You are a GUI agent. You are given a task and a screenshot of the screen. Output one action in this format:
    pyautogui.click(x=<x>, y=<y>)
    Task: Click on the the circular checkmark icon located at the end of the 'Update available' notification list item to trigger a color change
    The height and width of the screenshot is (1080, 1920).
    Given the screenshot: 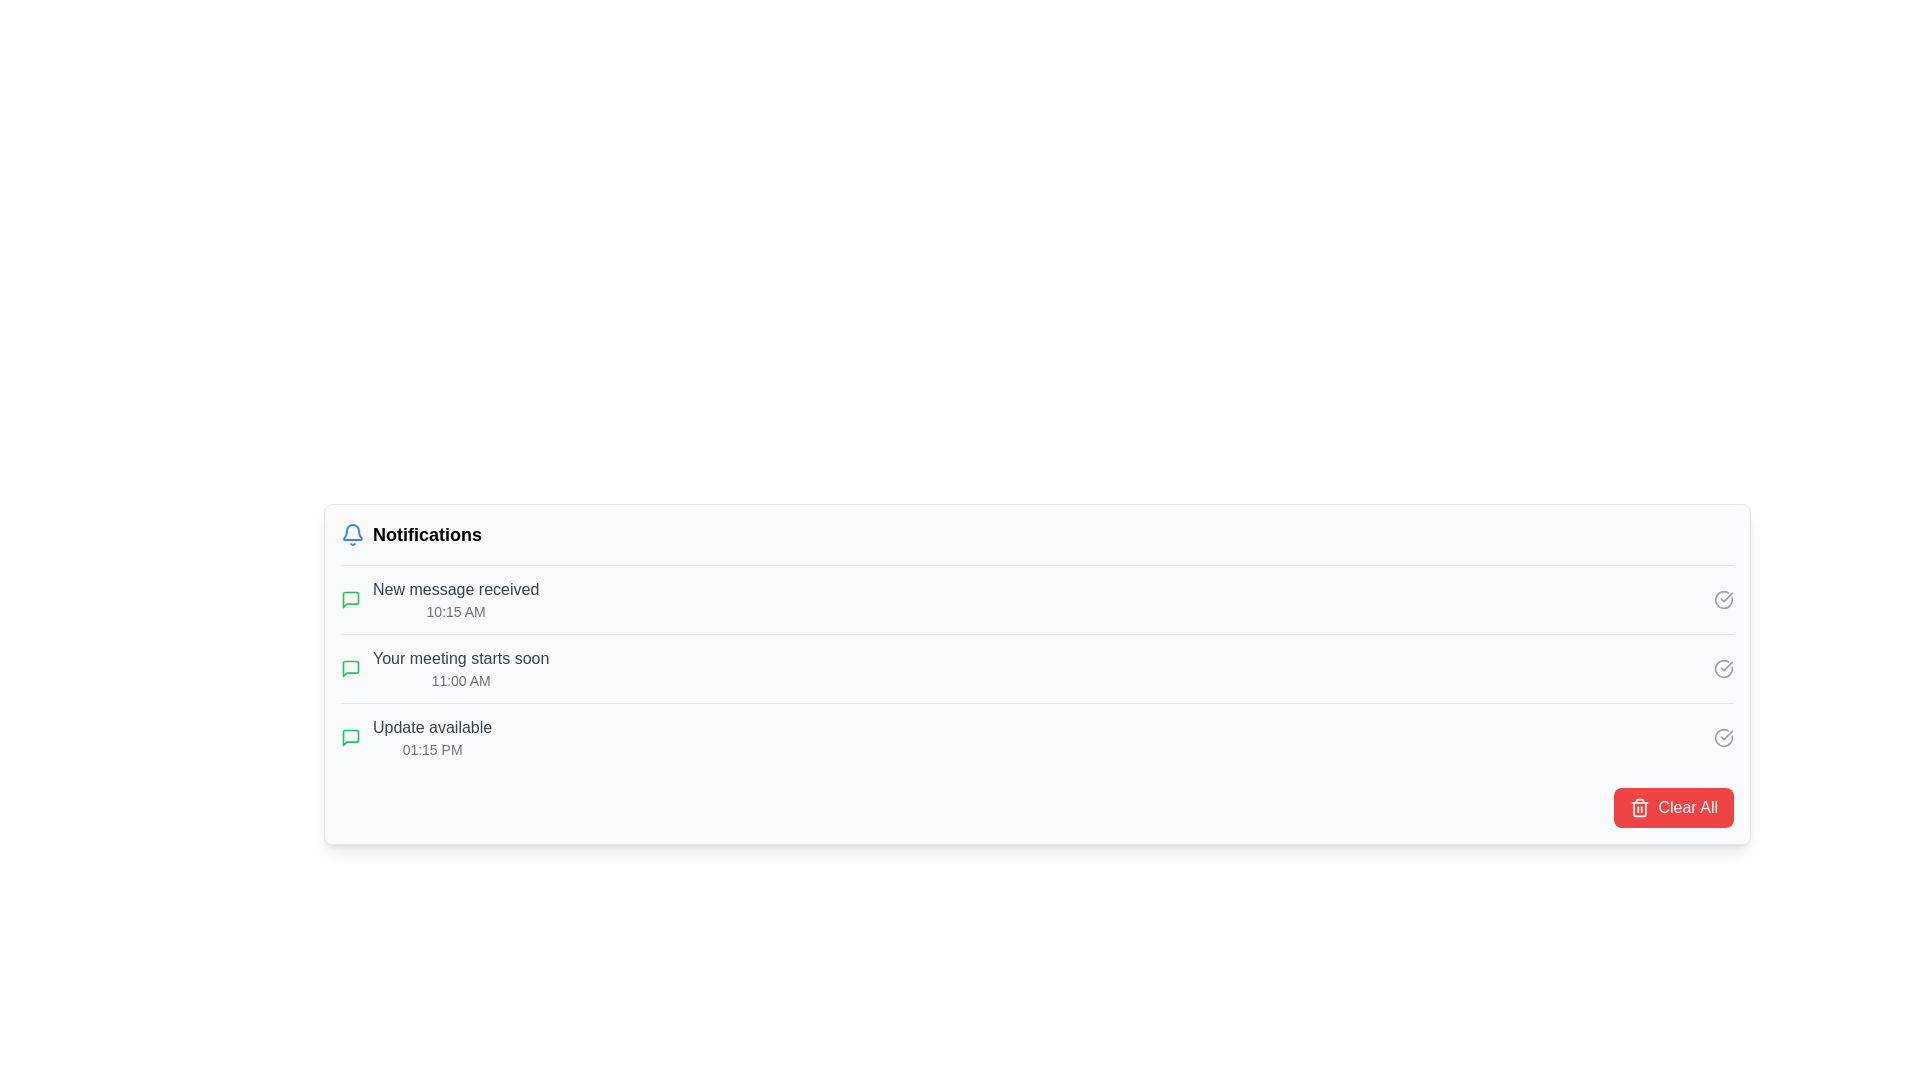 What is the action you would take?
    pyautogui.click(x=1722, y=668)
    